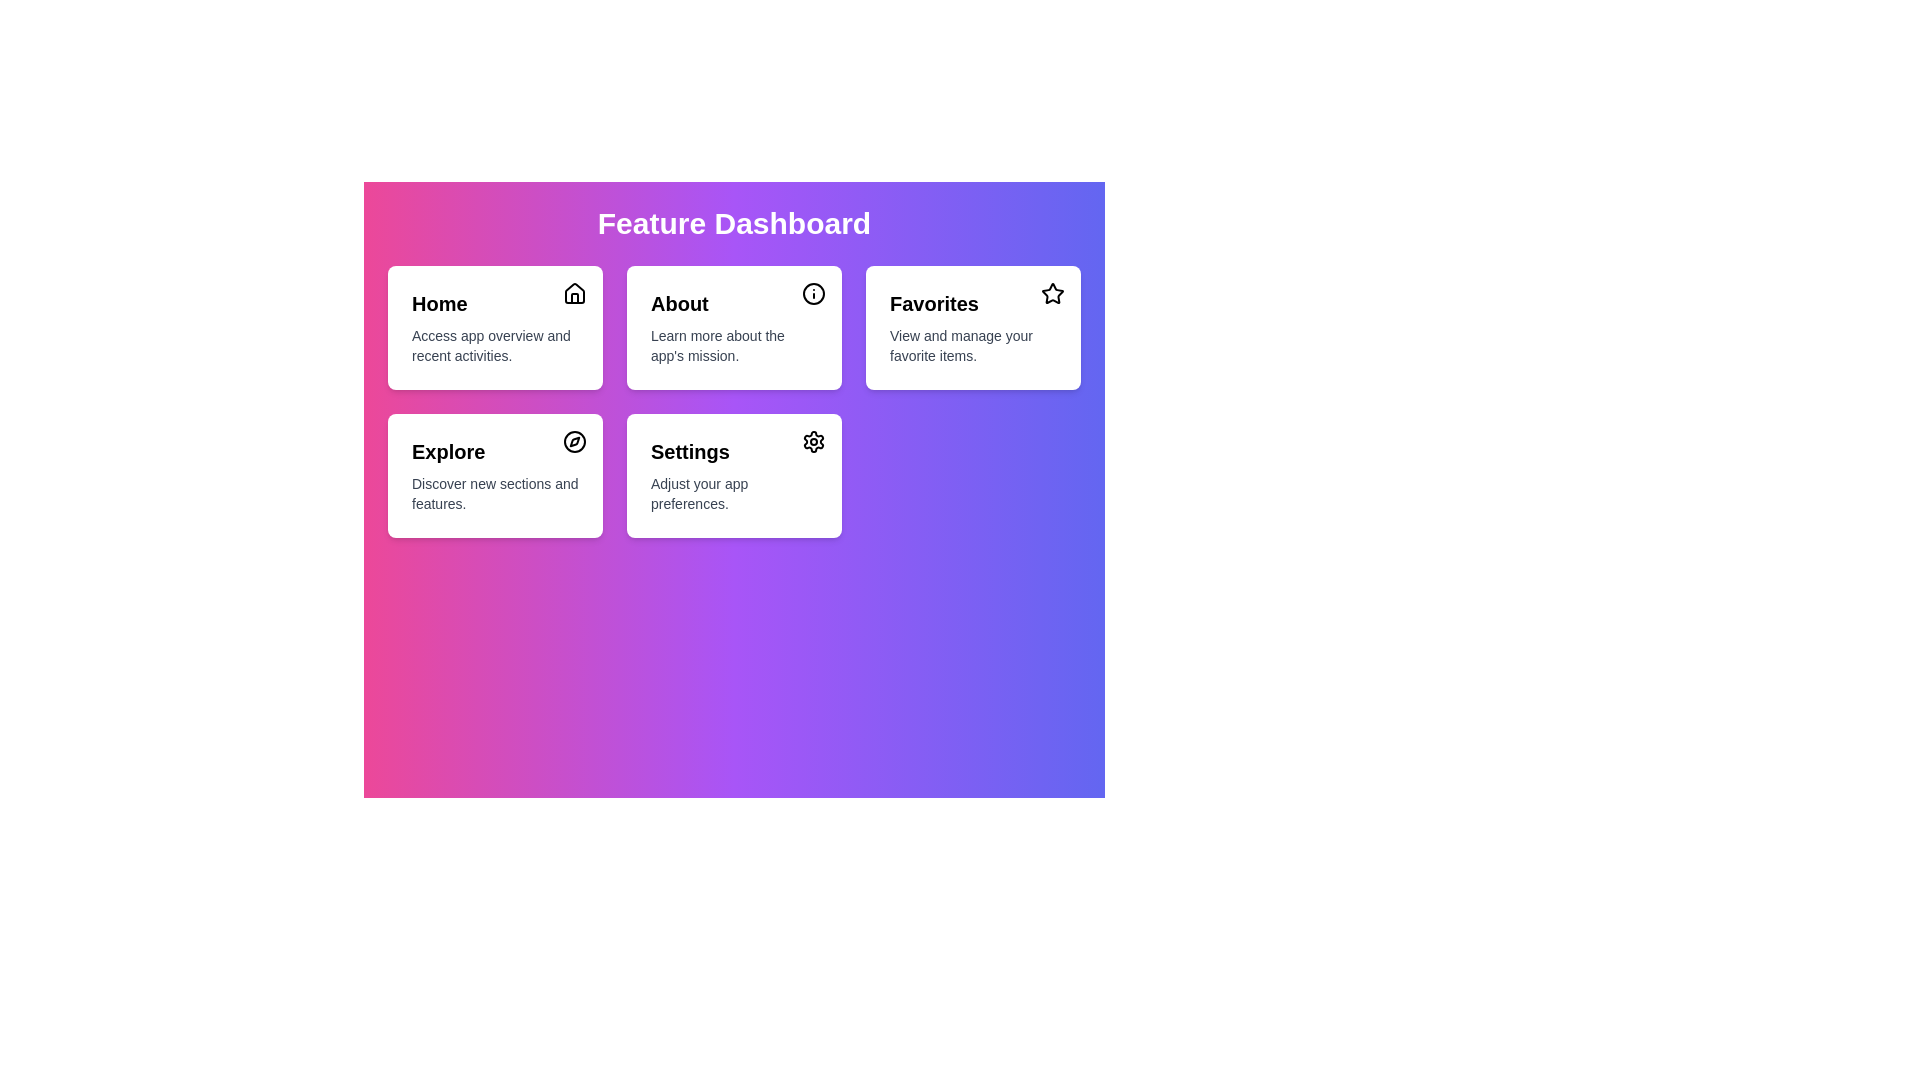 The image size is (1920, 1080). Describe the element at coordinates (733, 326) in the screenshot. I see `the menu item About to navigate to its respective section` at that location.